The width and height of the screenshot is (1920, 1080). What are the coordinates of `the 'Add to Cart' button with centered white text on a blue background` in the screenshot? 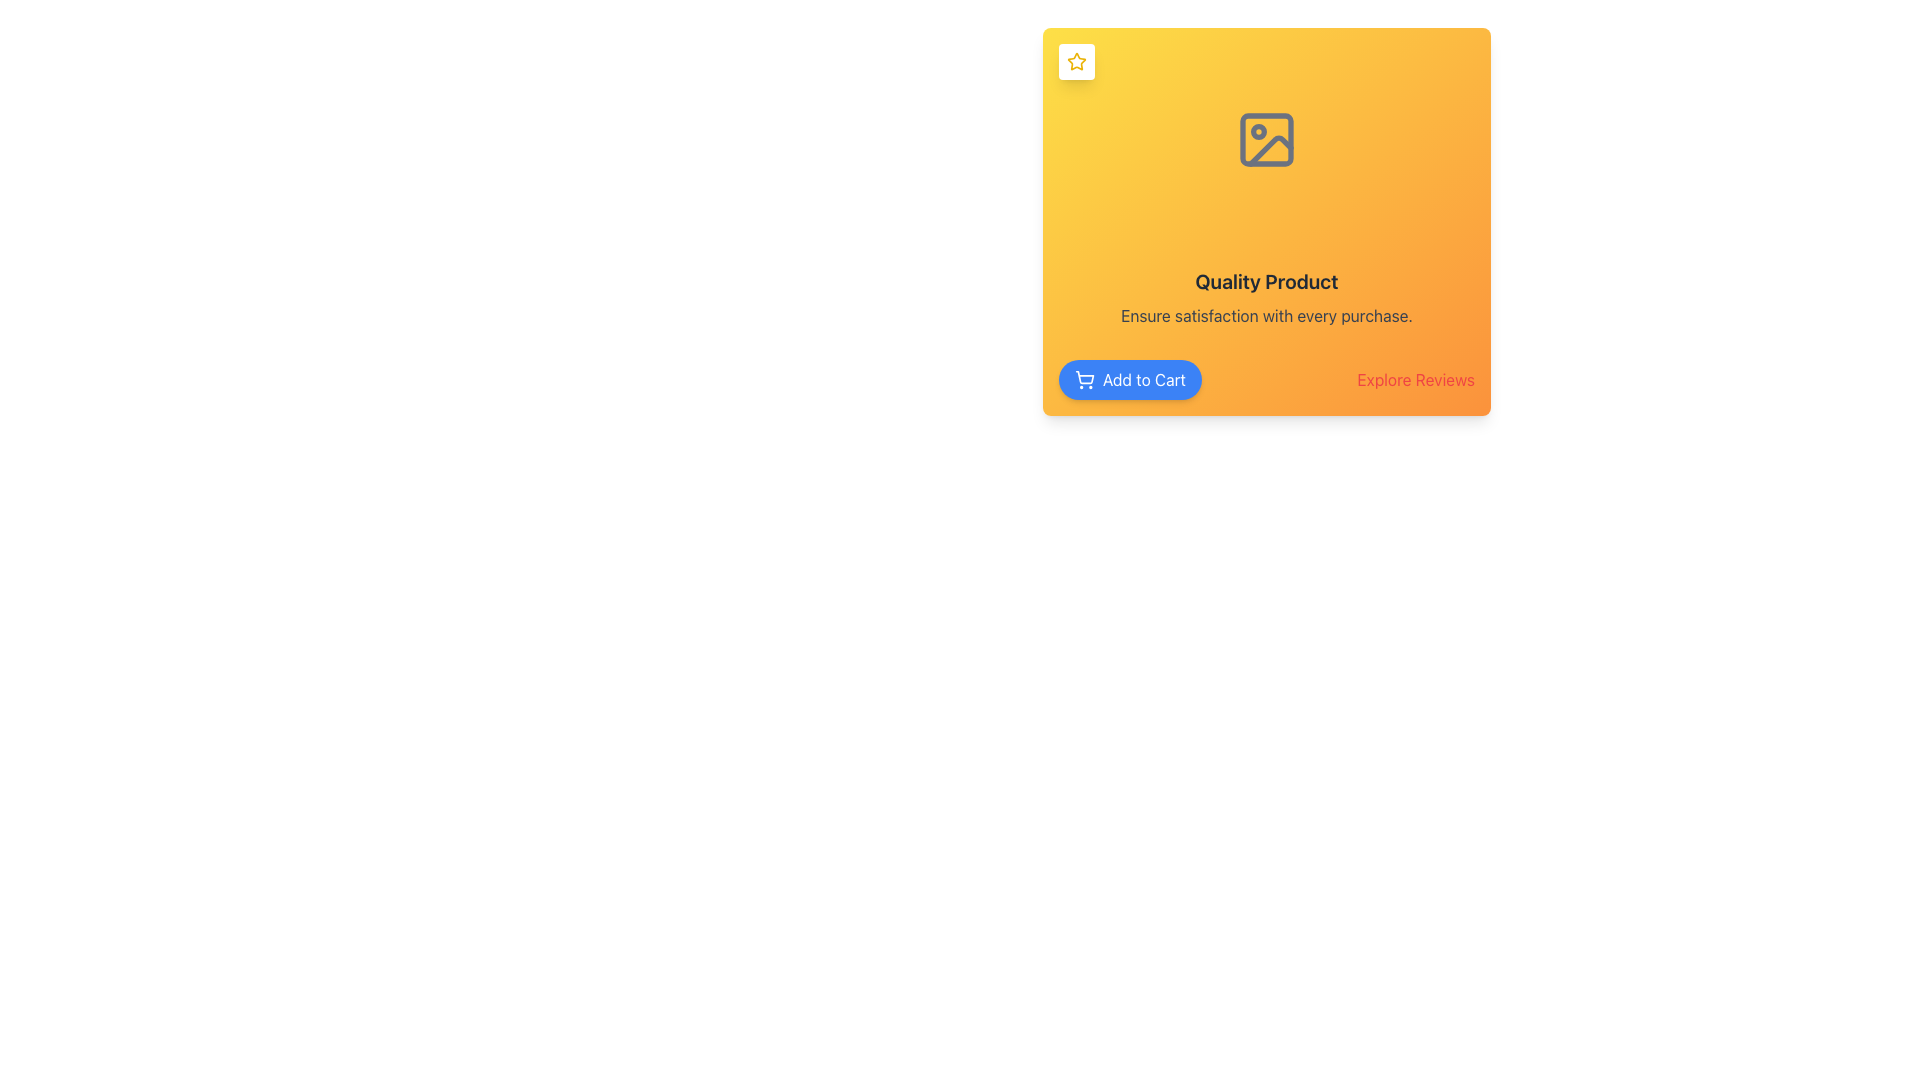 It's located at (1130, 380).